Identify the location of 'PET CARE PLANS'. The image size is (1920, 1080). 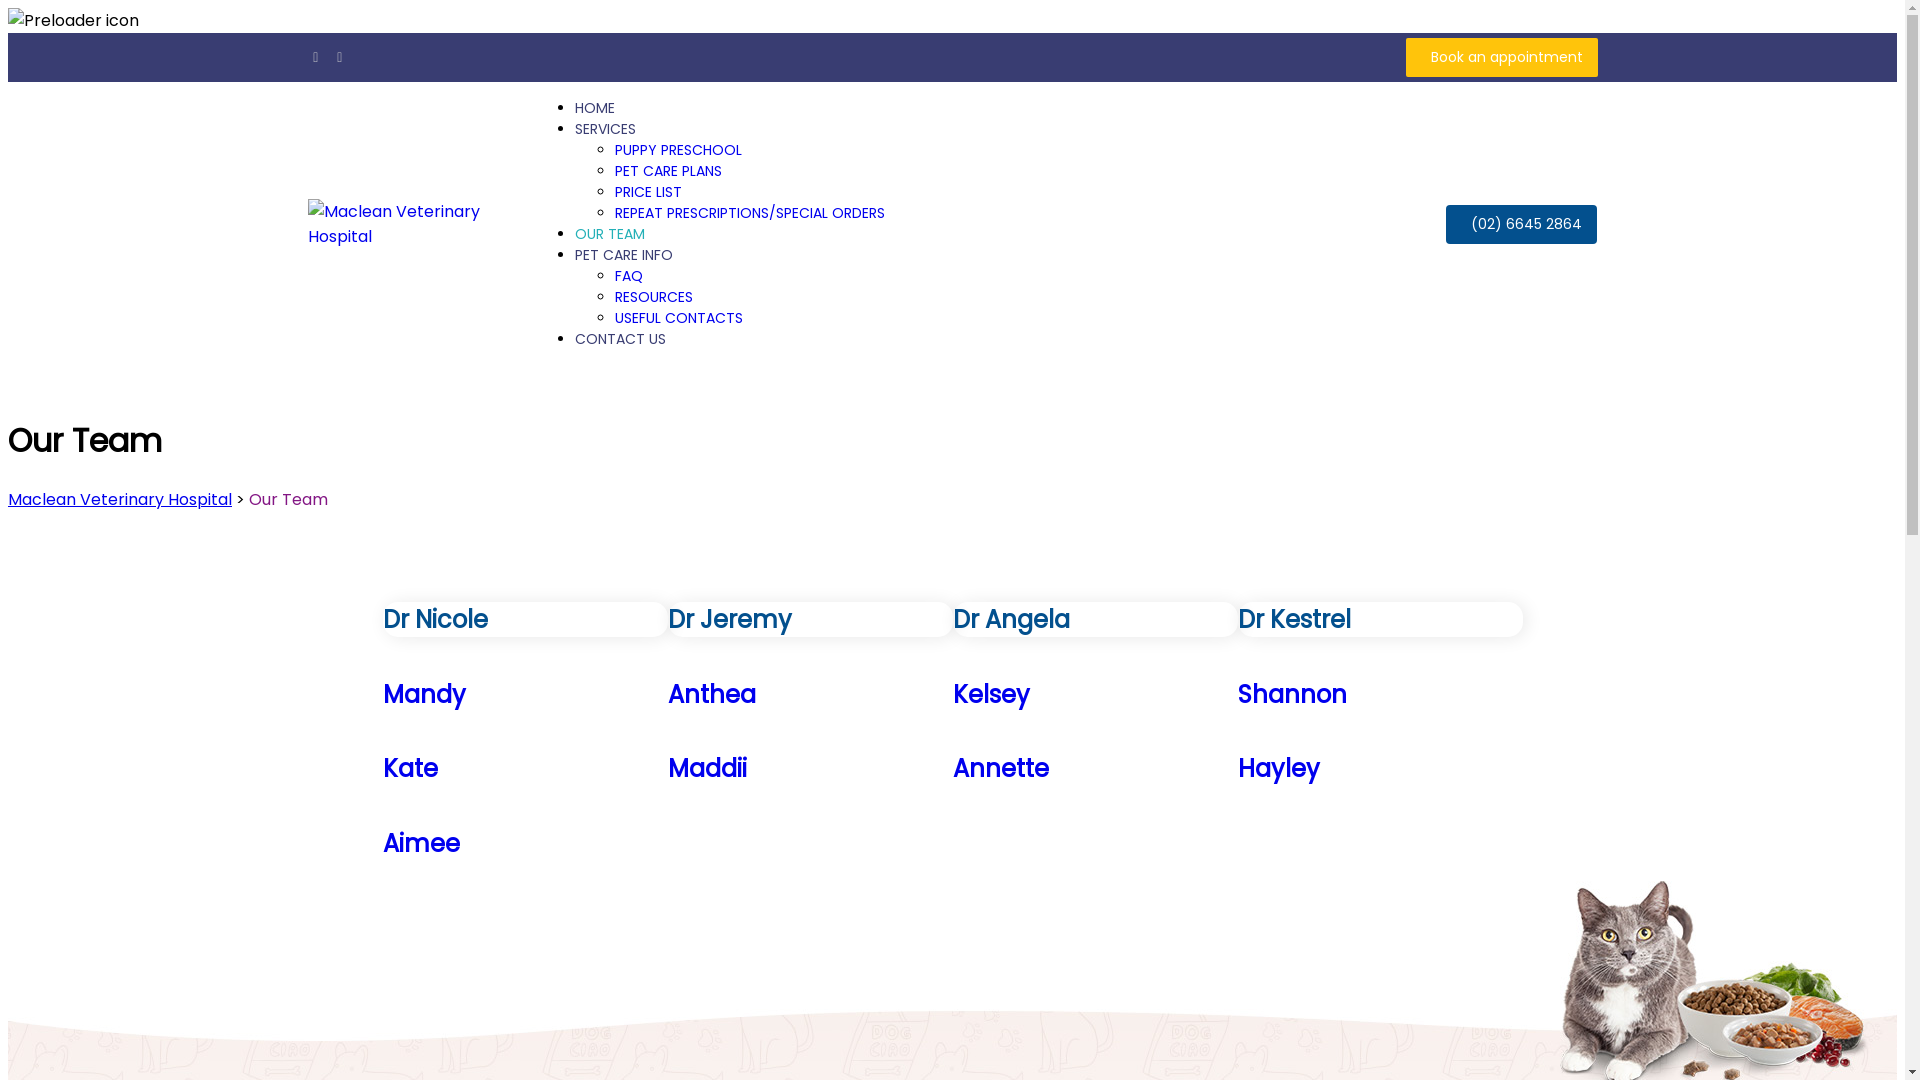
(668, 169).